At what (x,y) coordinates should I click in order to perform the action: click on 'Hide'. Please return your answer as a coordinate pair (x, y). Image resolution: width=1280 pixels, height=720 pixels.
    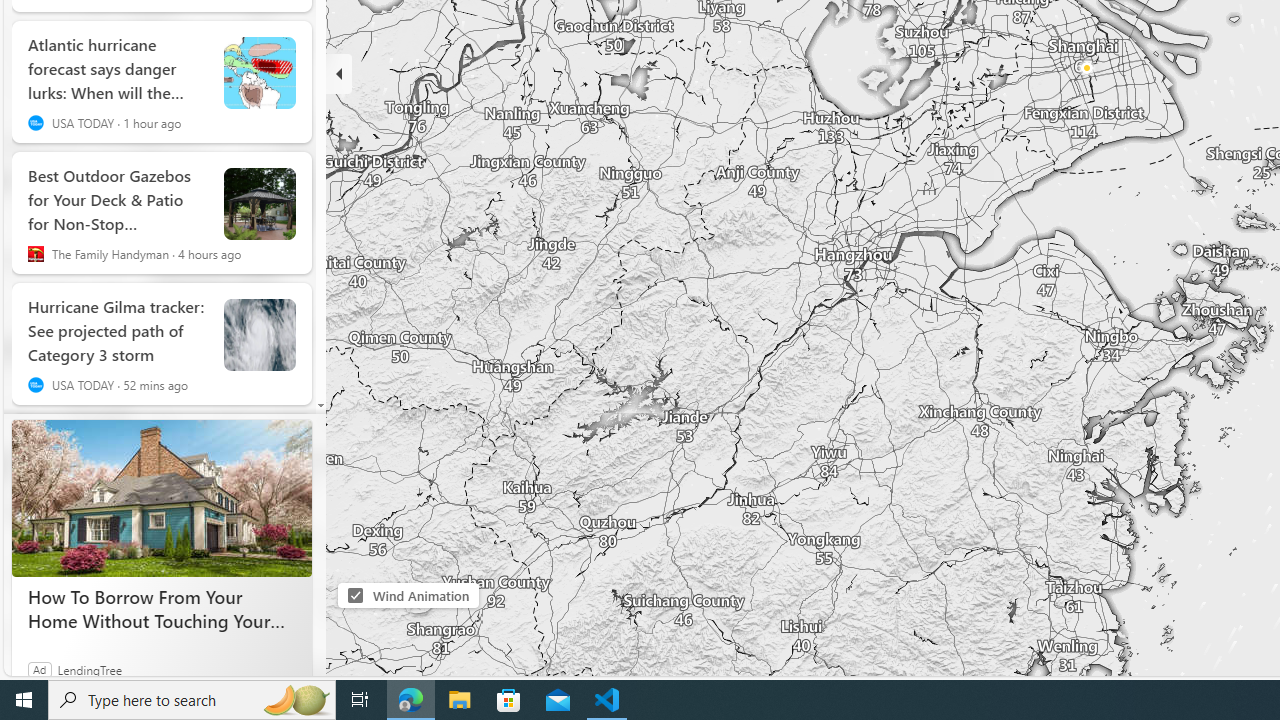
    Looking at the image, I should click on (339, 72).